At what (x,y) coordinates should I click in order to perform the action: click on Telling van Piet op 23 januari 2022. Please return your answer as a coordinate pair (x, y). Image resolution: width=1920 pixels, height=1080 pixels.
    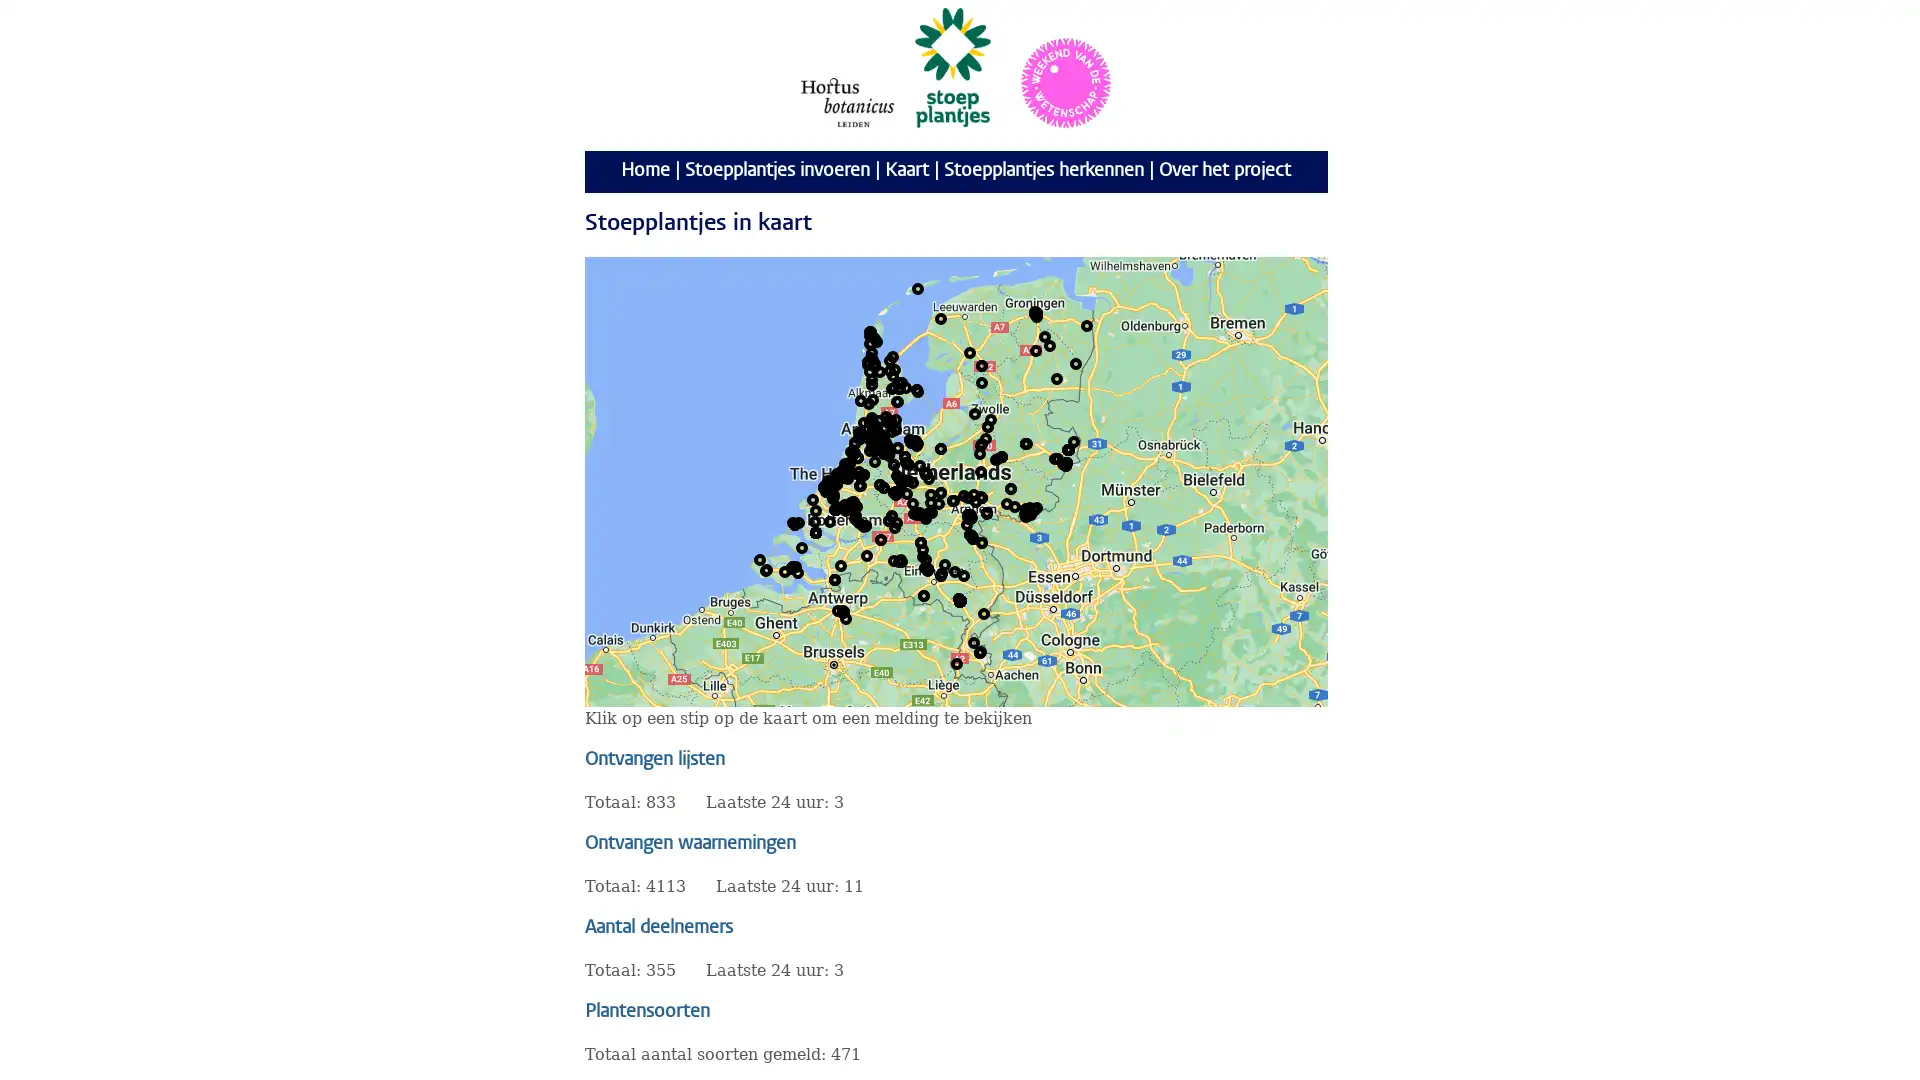
    Looking at the image, I should click on (925, 473).